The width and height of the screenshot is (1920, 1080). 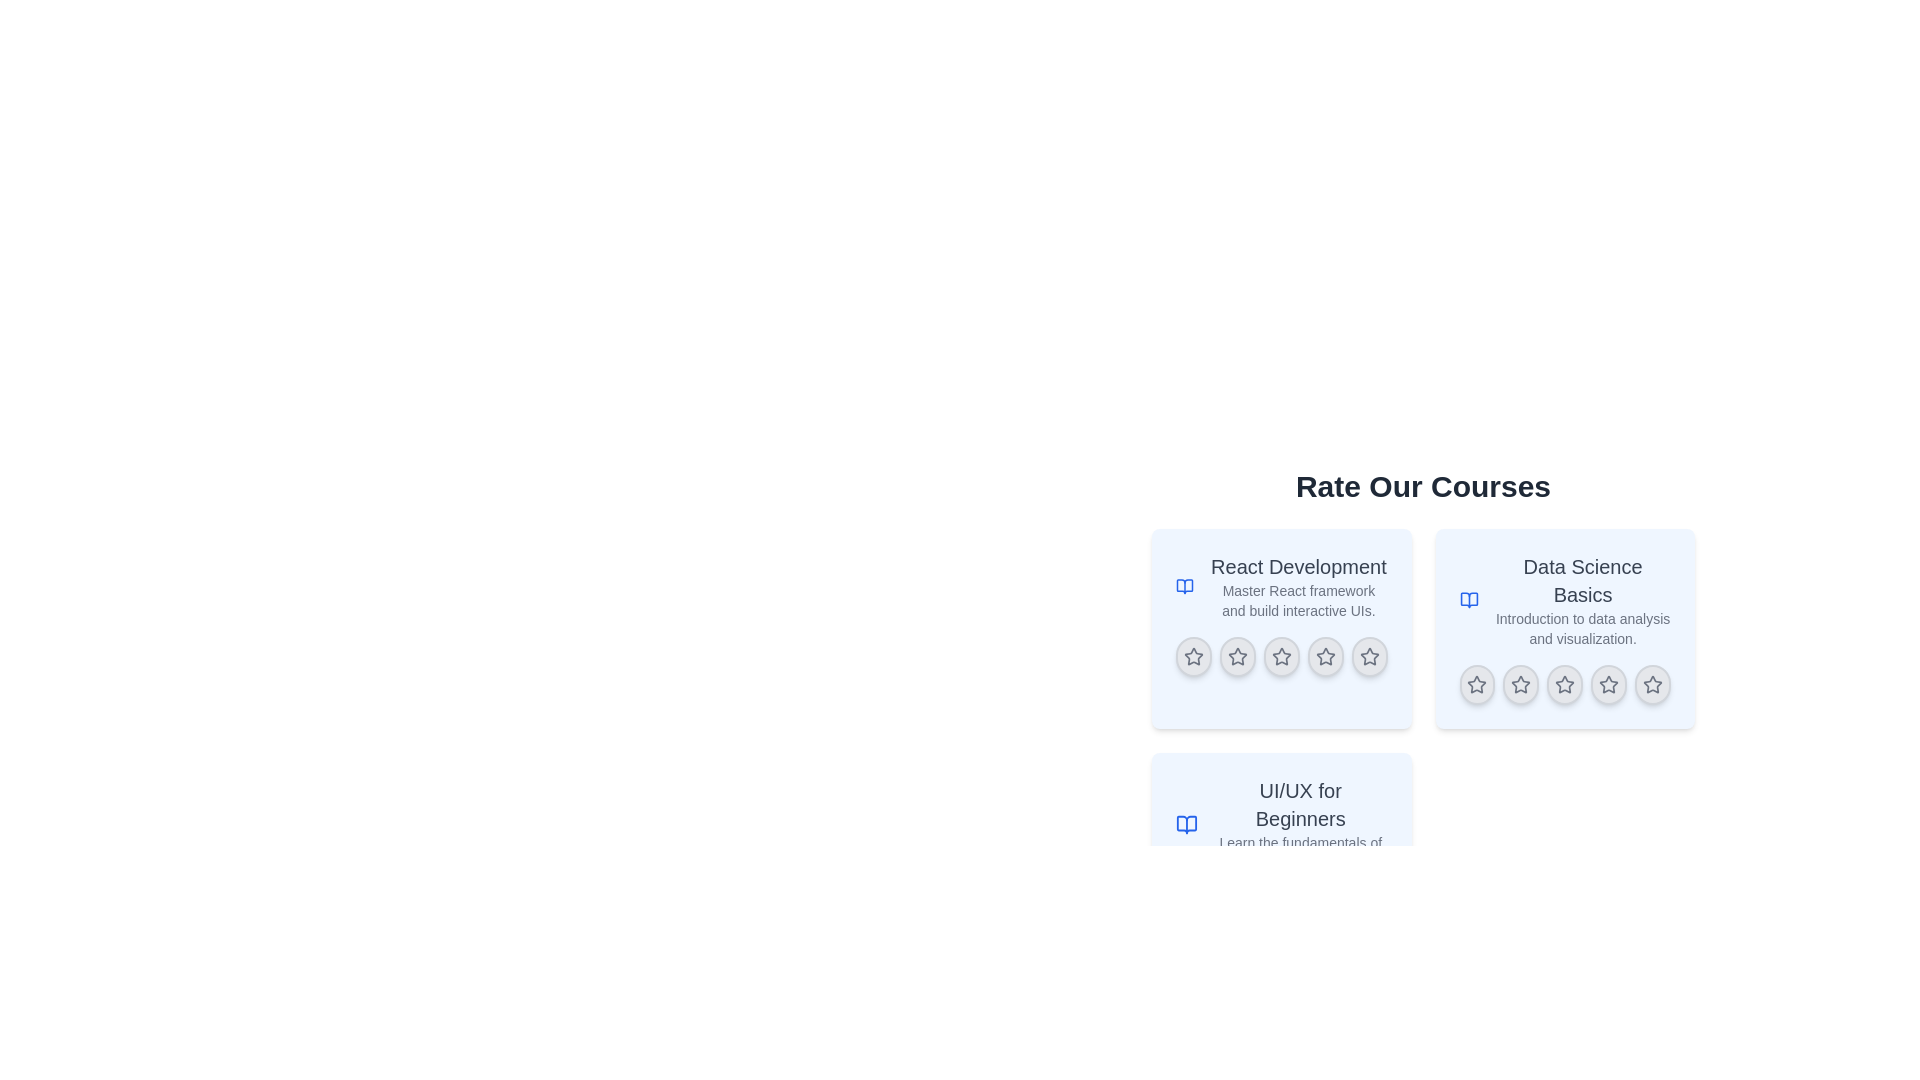 What do you see at coordinates (1368, 656) in the screenshot?
I see `the last star icon in the horizontal group of five stars under the 'React Development' section` at bounding box center [1368, 656].